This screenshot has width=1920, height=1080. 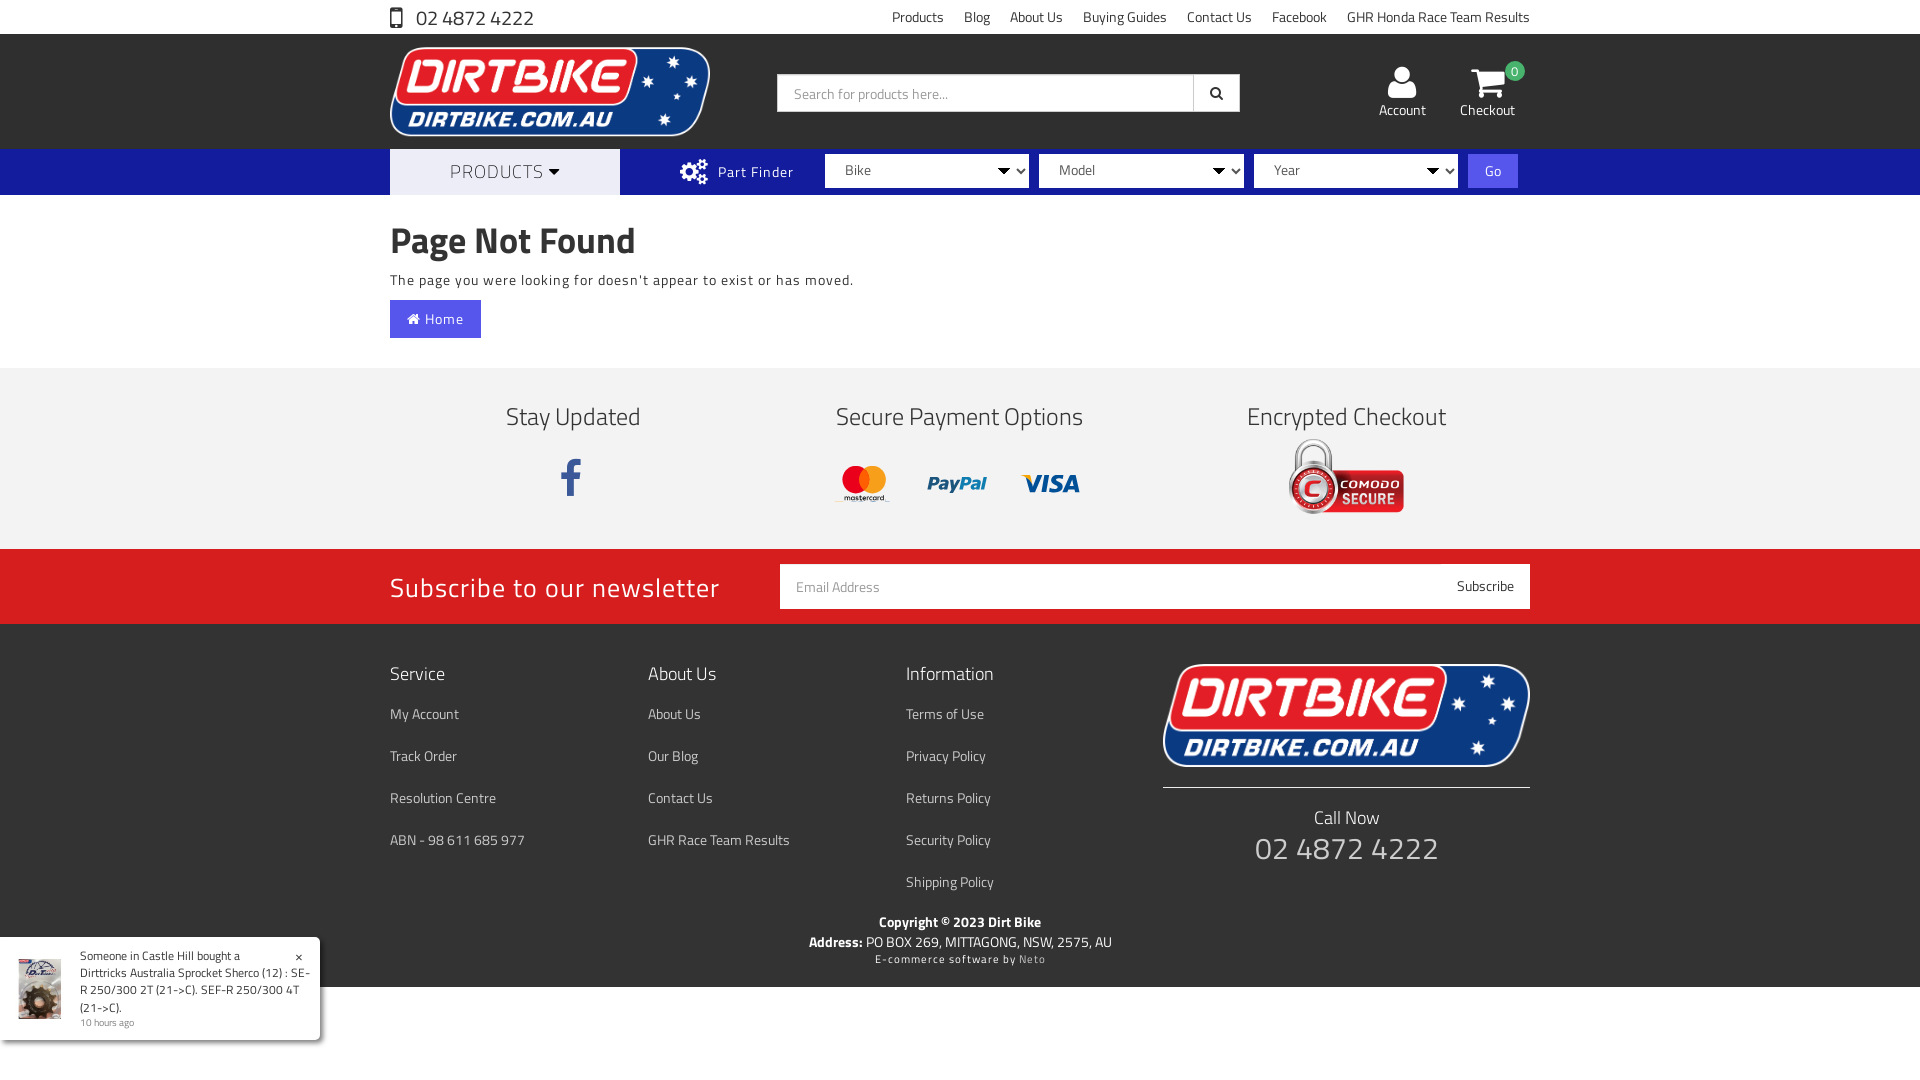 What do you see at coordinates (434, 318) in the screenshot?
I see `'Home'` at bounding box center [434, 318].